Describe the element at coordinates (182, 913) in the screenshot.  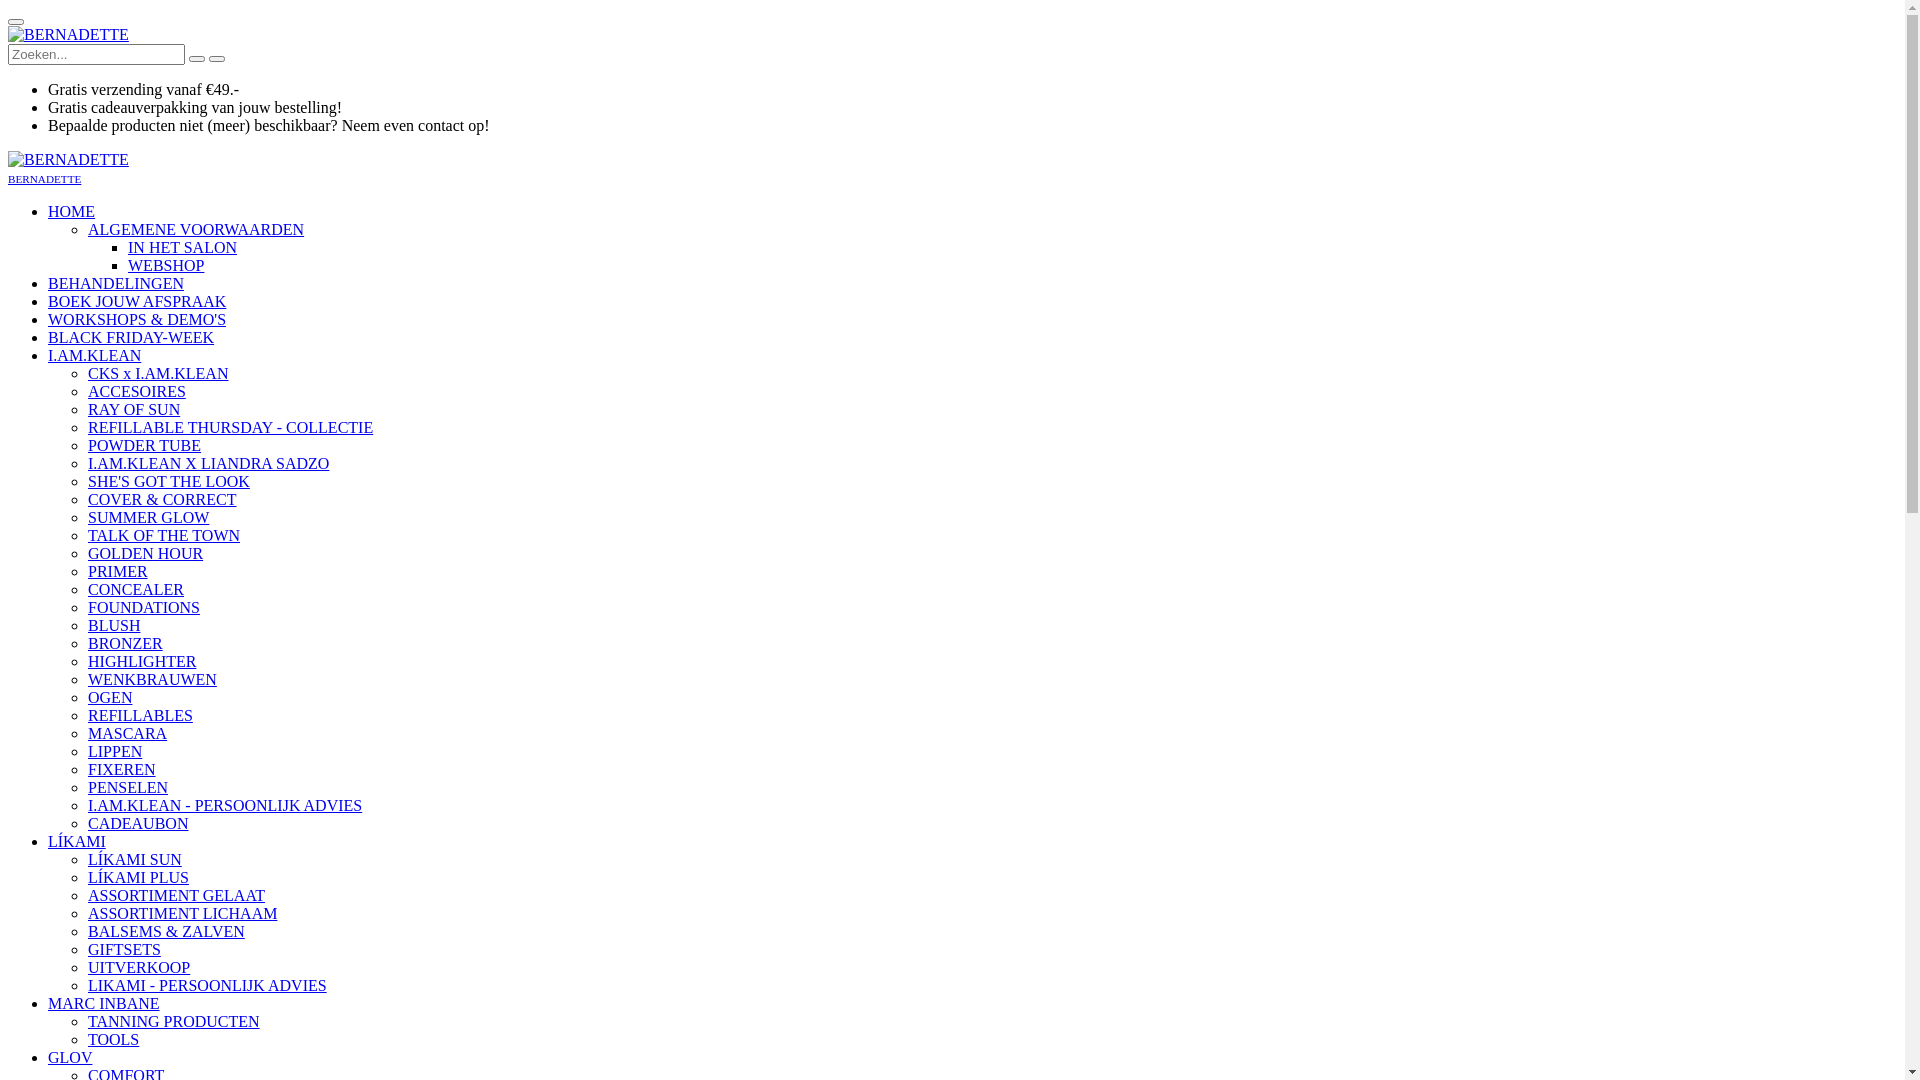
I see `'ASSORTIMENT LICHAAM'` at that location.